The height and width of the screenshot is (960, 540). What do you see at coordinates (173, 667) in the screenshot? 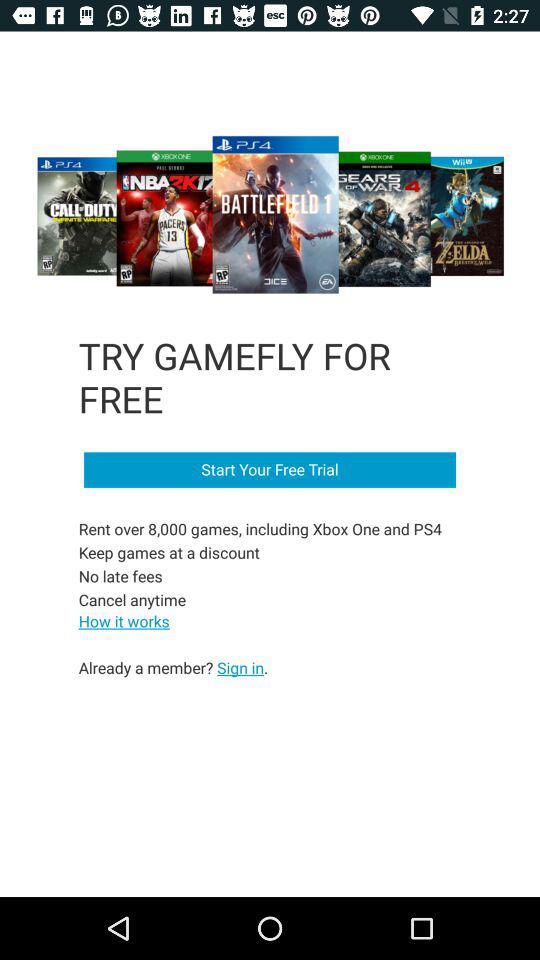
I see `the icon at the bottom left corner` at bounding box center [173, 667].